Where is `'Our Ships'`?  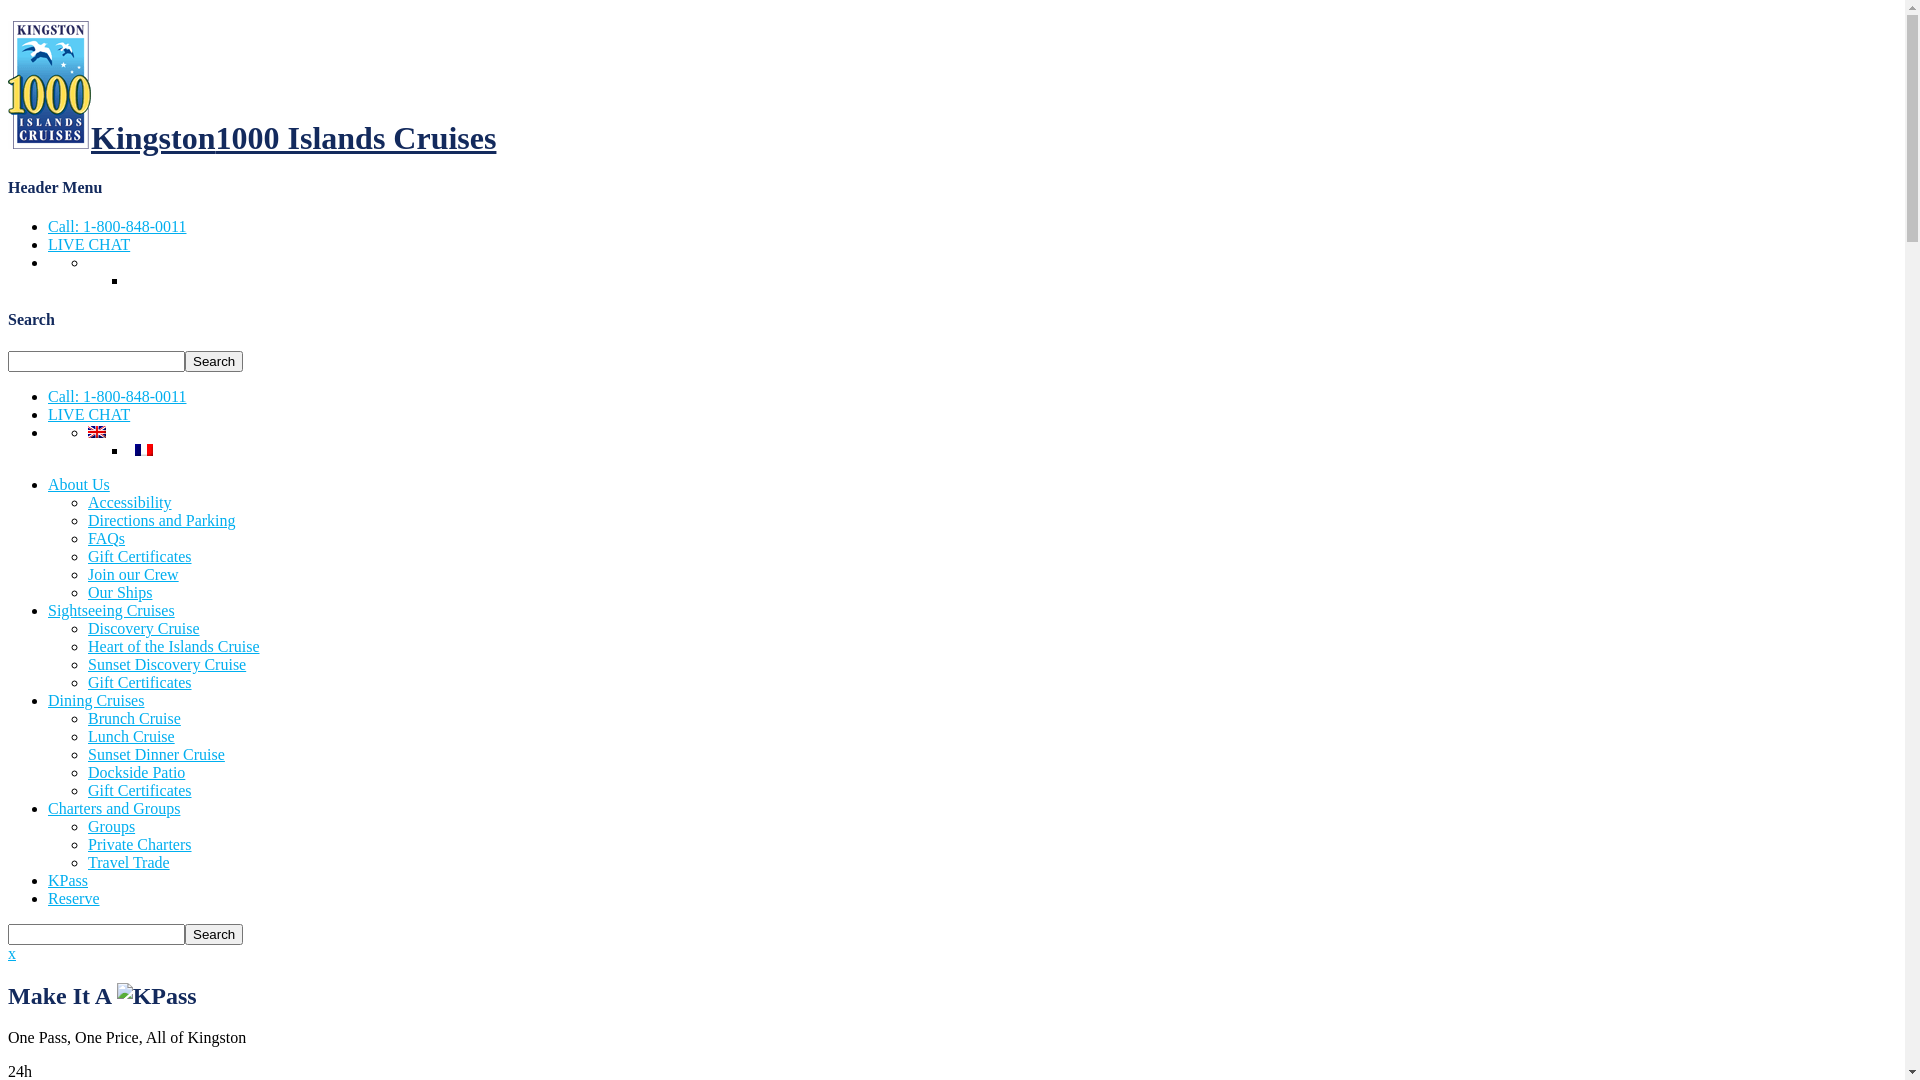 'Our Ships' is located at coordinates (119, 591).